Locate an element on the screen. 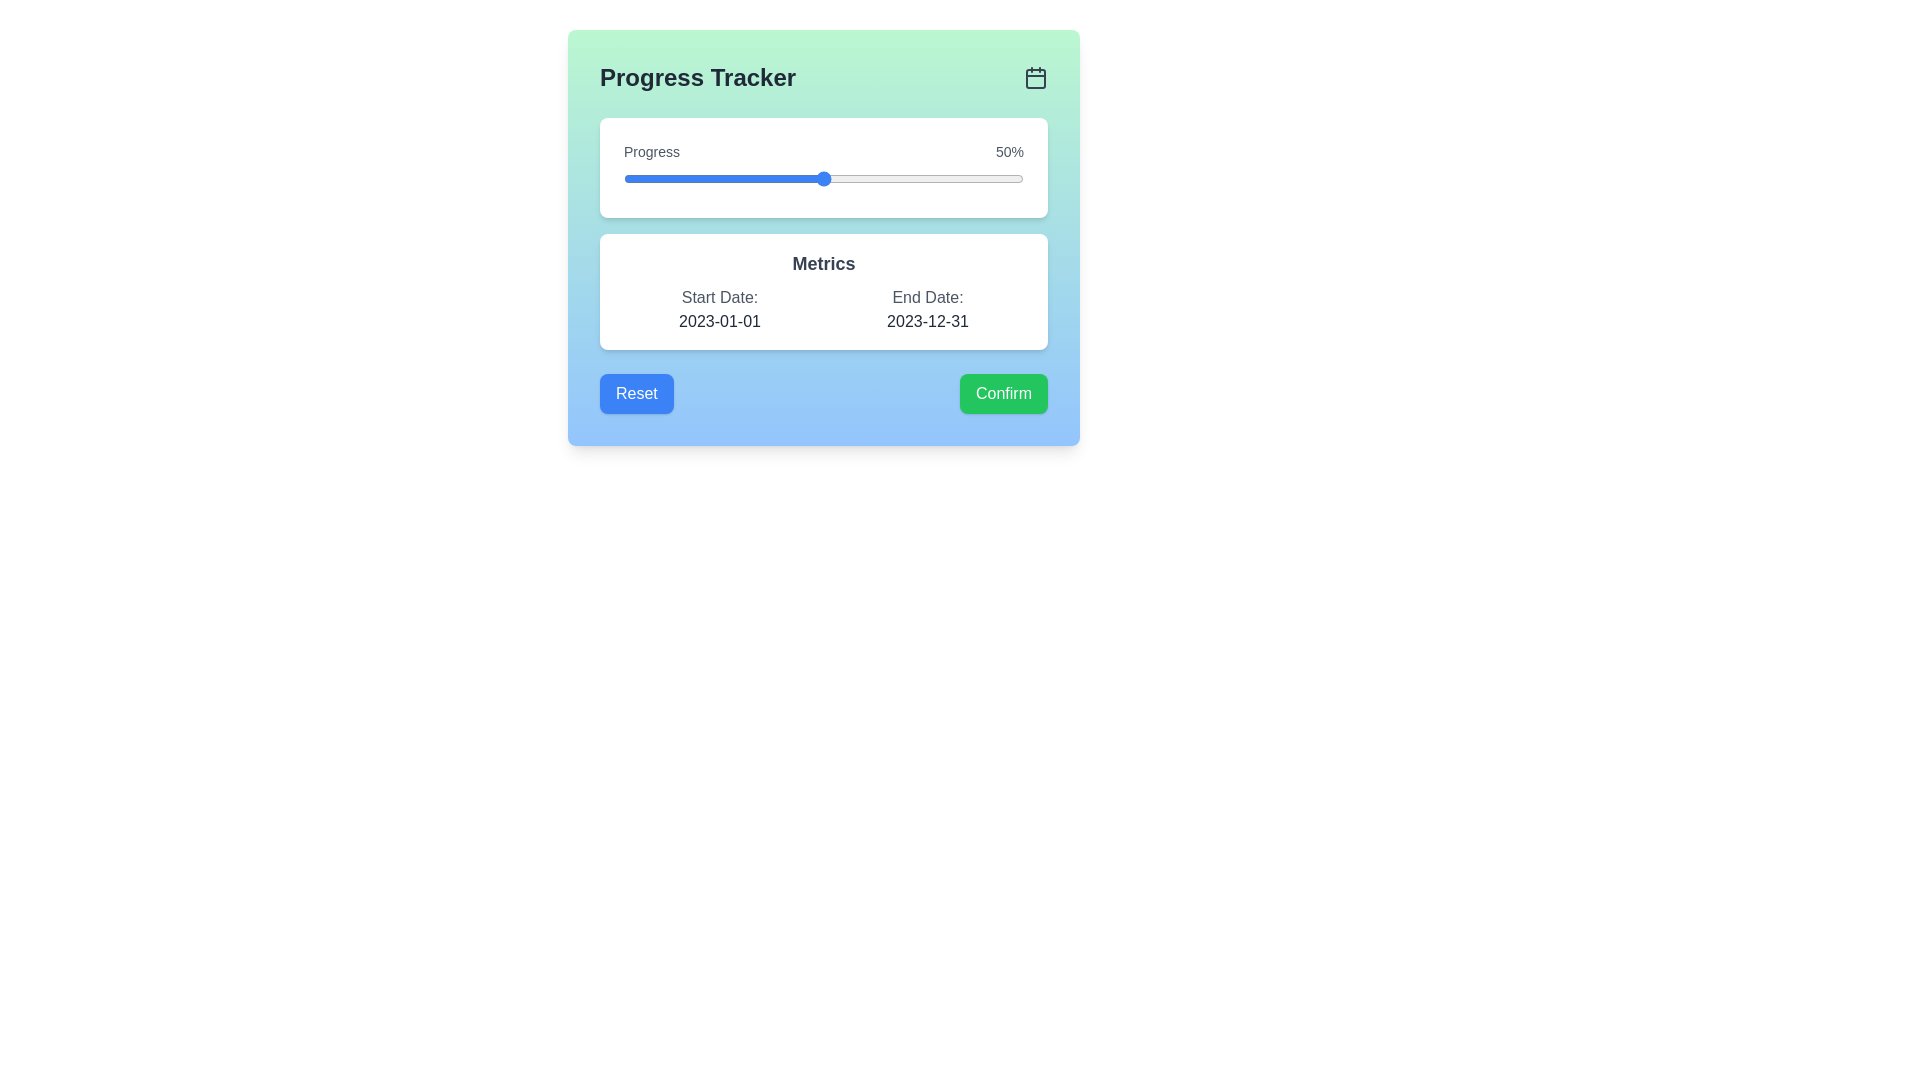  the progress is located at coordinates (868, 177).